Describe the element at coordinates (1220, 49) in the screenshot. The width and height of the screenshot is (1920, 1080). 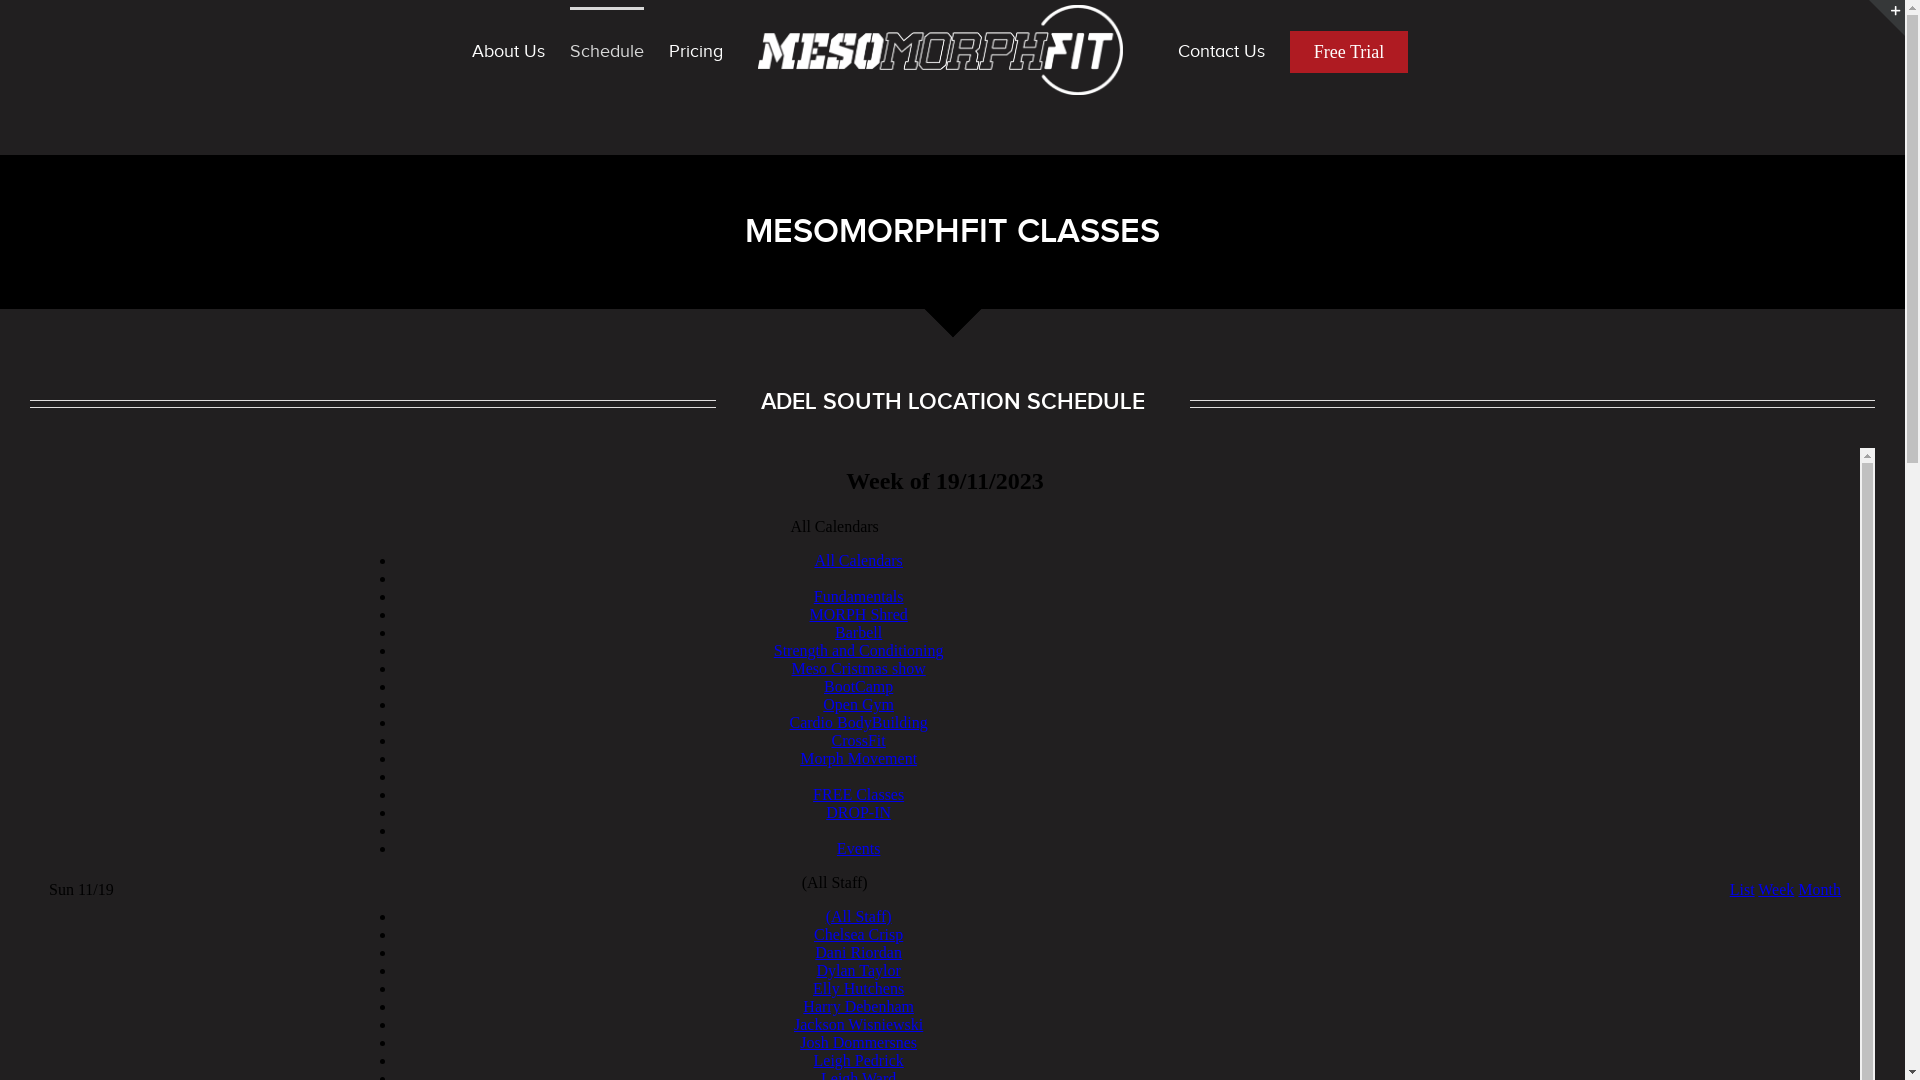
I see `'Contact Us'` at that location.